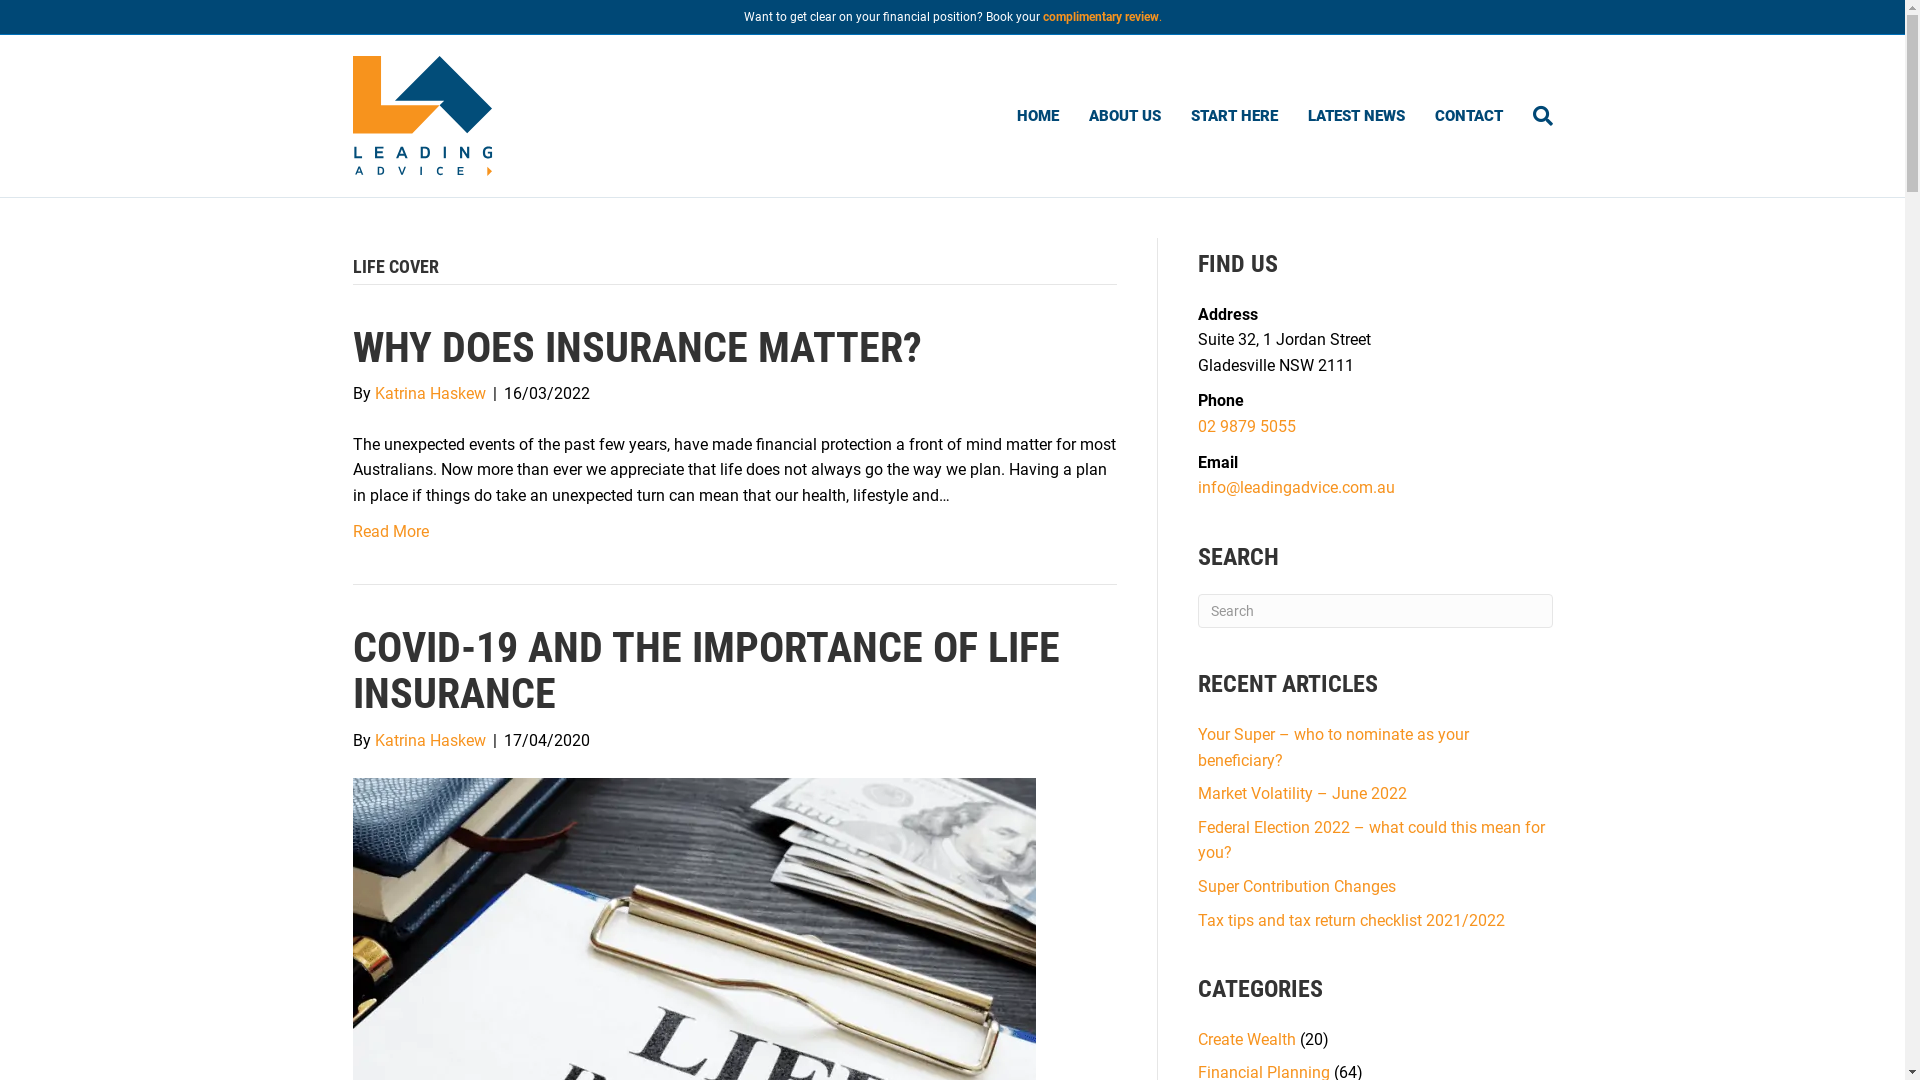 The width and height of the screenshot is (1920, 1080). I want to click on 'CONTACT', so click(1468, 115).